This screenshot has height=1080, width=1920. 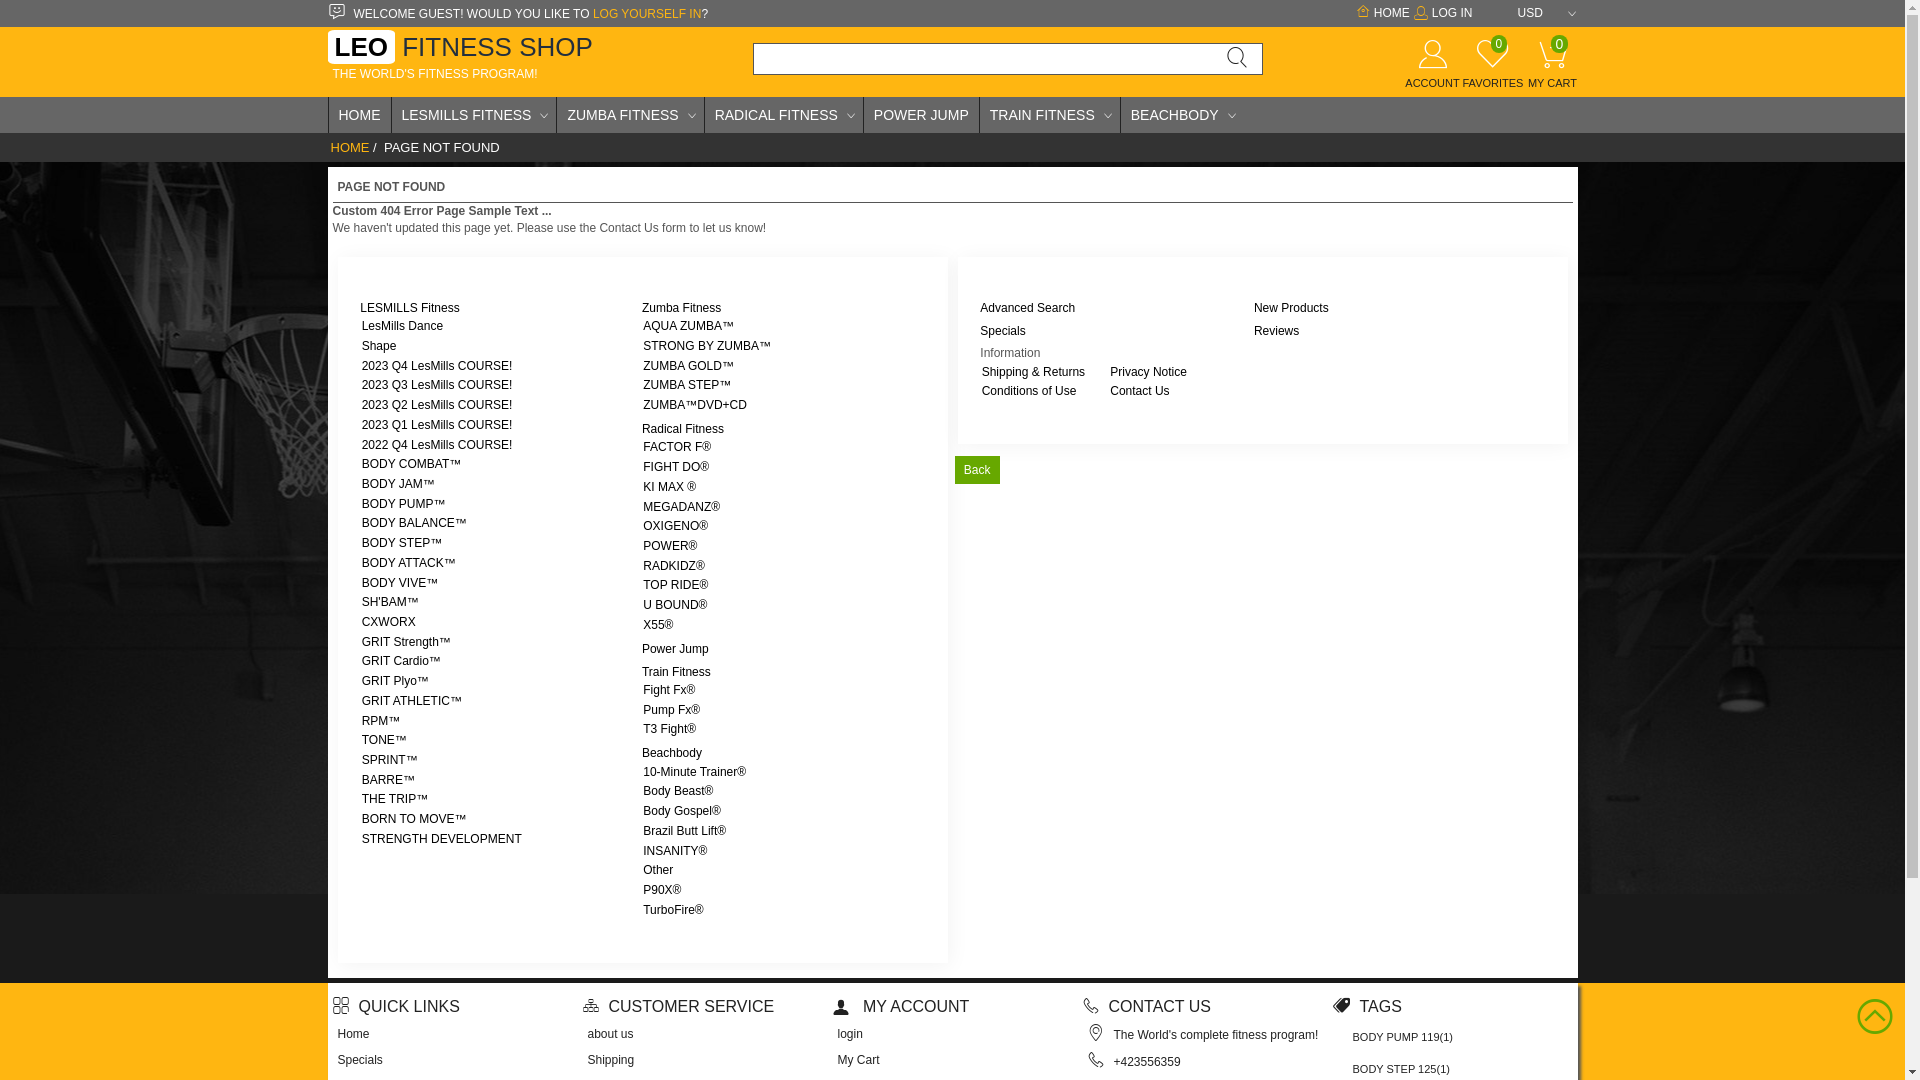 I want to click on 'TAGS', so click(x=1365, y=1006).